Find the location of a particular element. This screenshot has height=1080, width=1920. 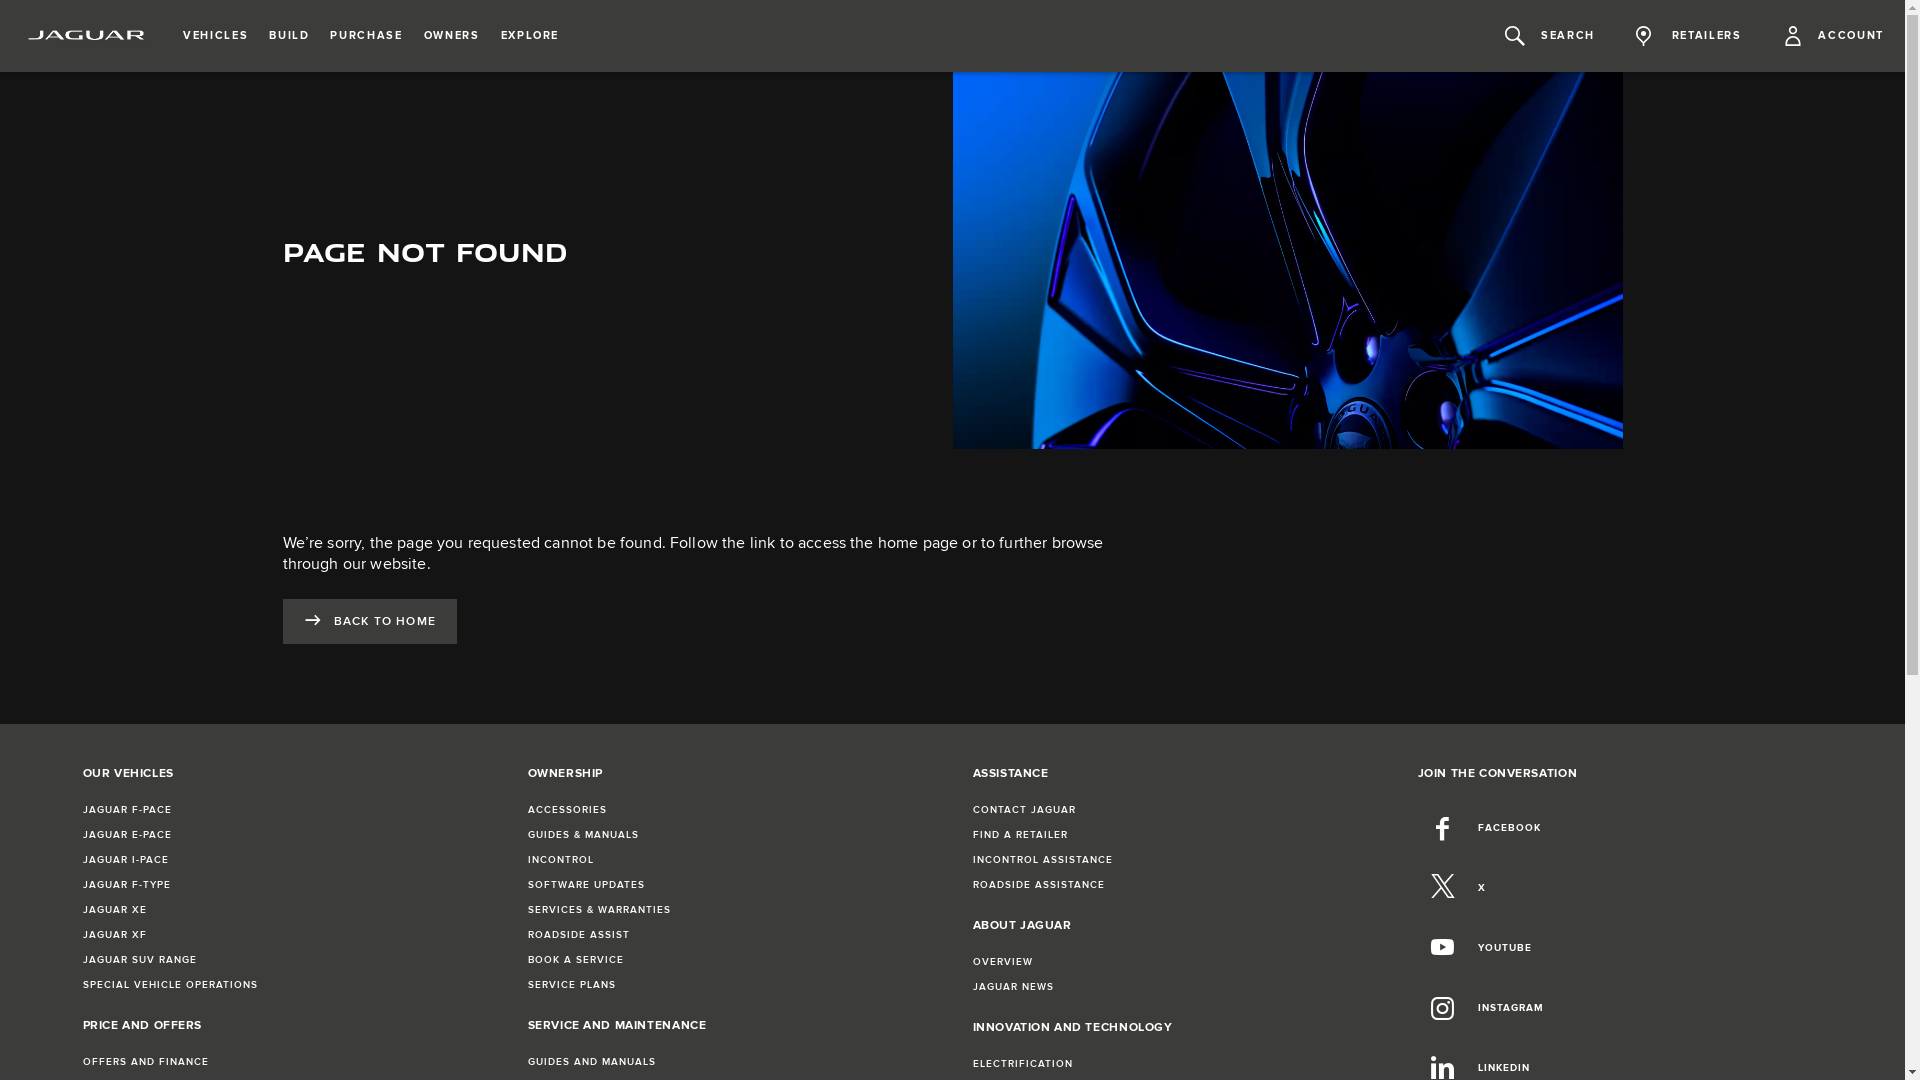

'SPECIAL VEHICLE OPERATIONS' is located at coordinates (80, 983).